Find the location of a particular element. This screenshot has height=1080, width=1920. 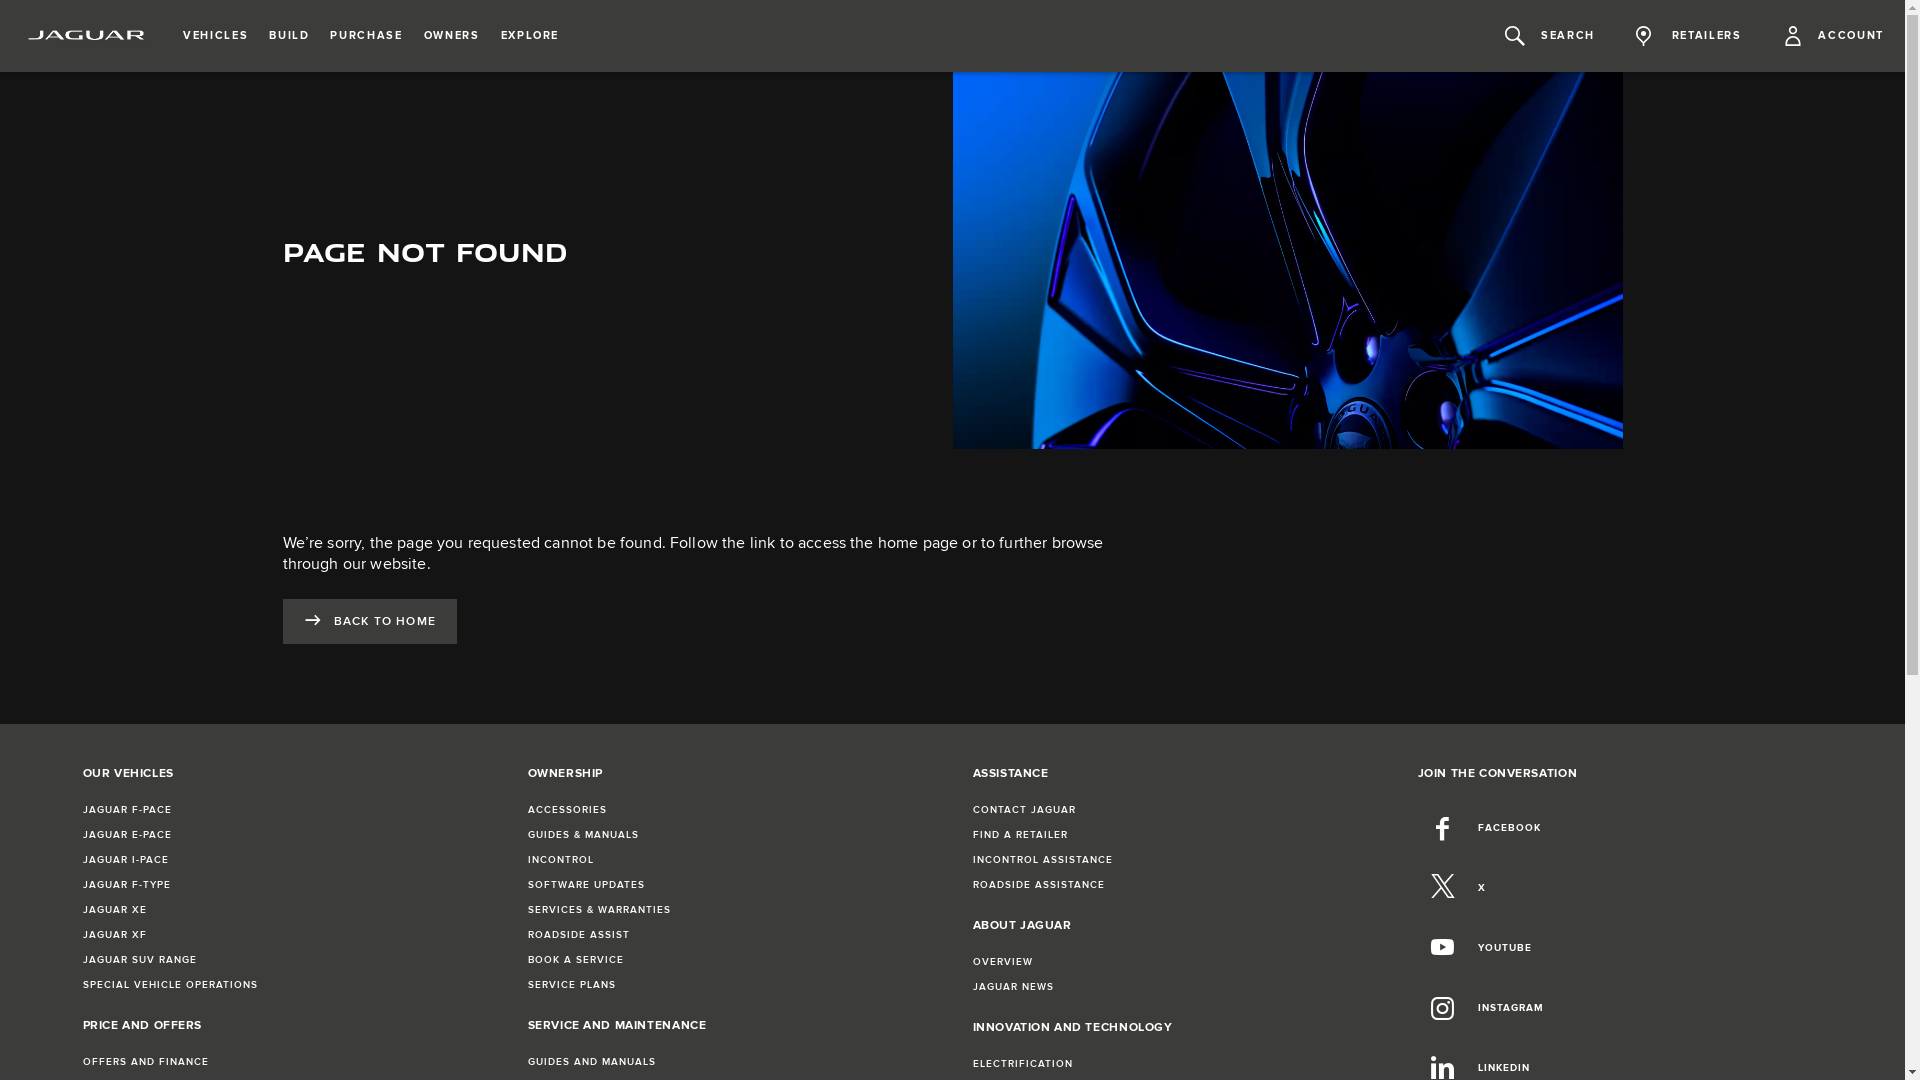

'SPECIAL VEHICLE OPERATIONS' is located at coordinates (80, 983).